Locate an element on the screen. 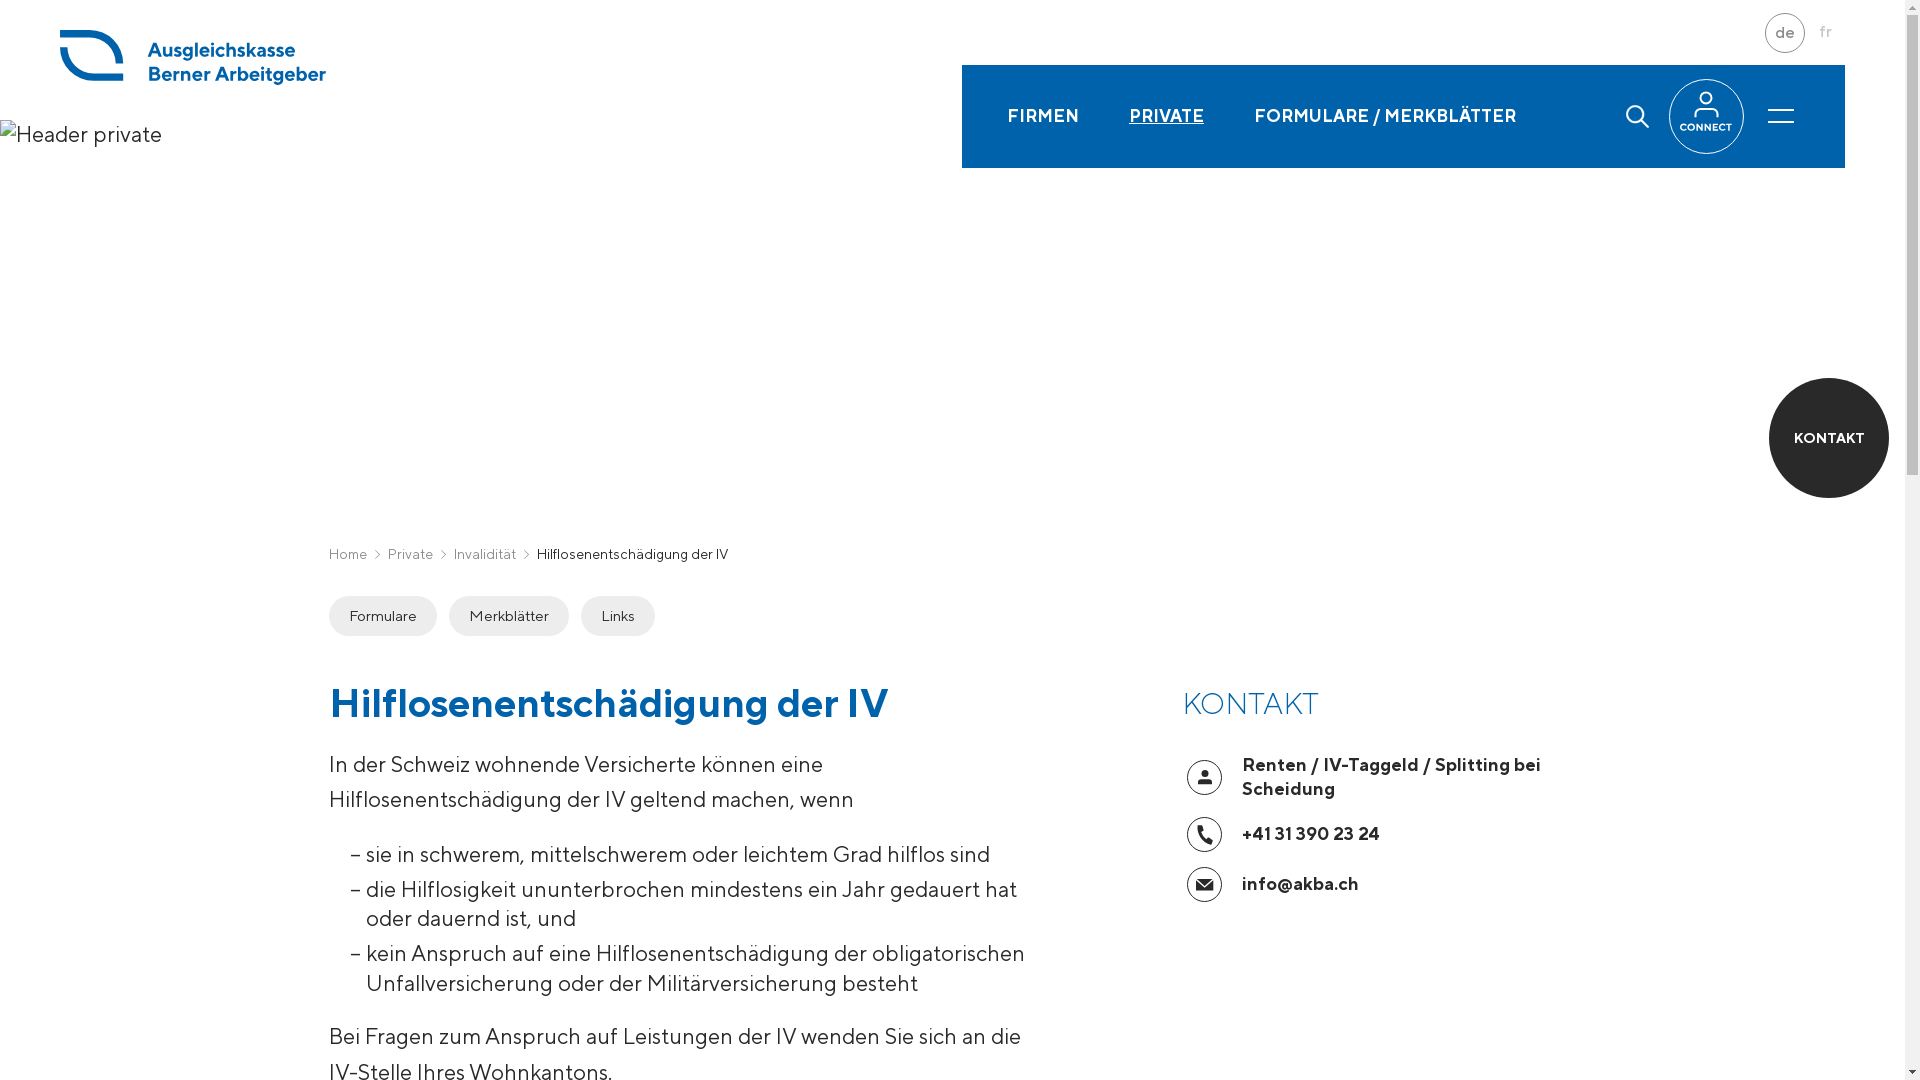 Image resolution: width=1920 pixels, height=1080 pixels. 'Home' is located at coordinates (346, 554).